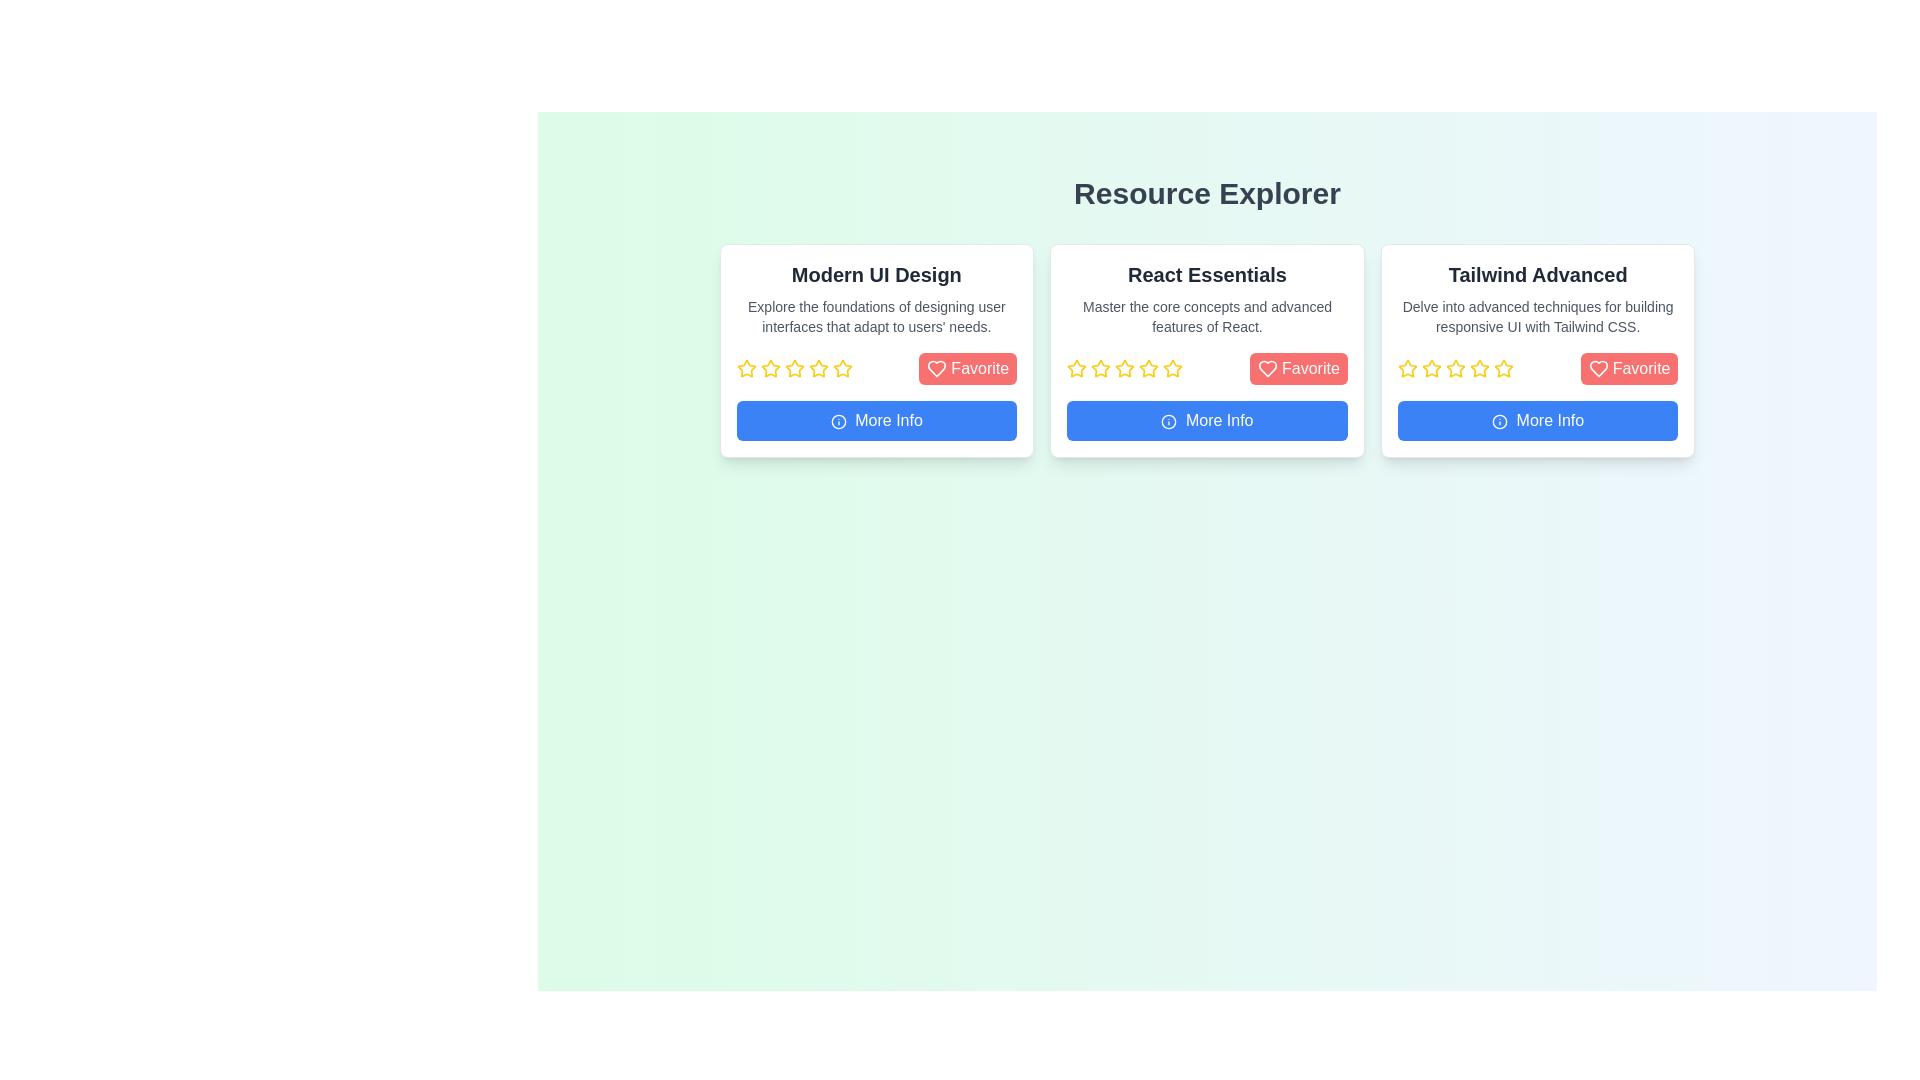  What do you see at coordinates (795, 369) in the screenshot?
I see `the third star icon in the rating system under the 'Modern UI Design' card to interact with the rating feature` at bounding box center [795, 369].